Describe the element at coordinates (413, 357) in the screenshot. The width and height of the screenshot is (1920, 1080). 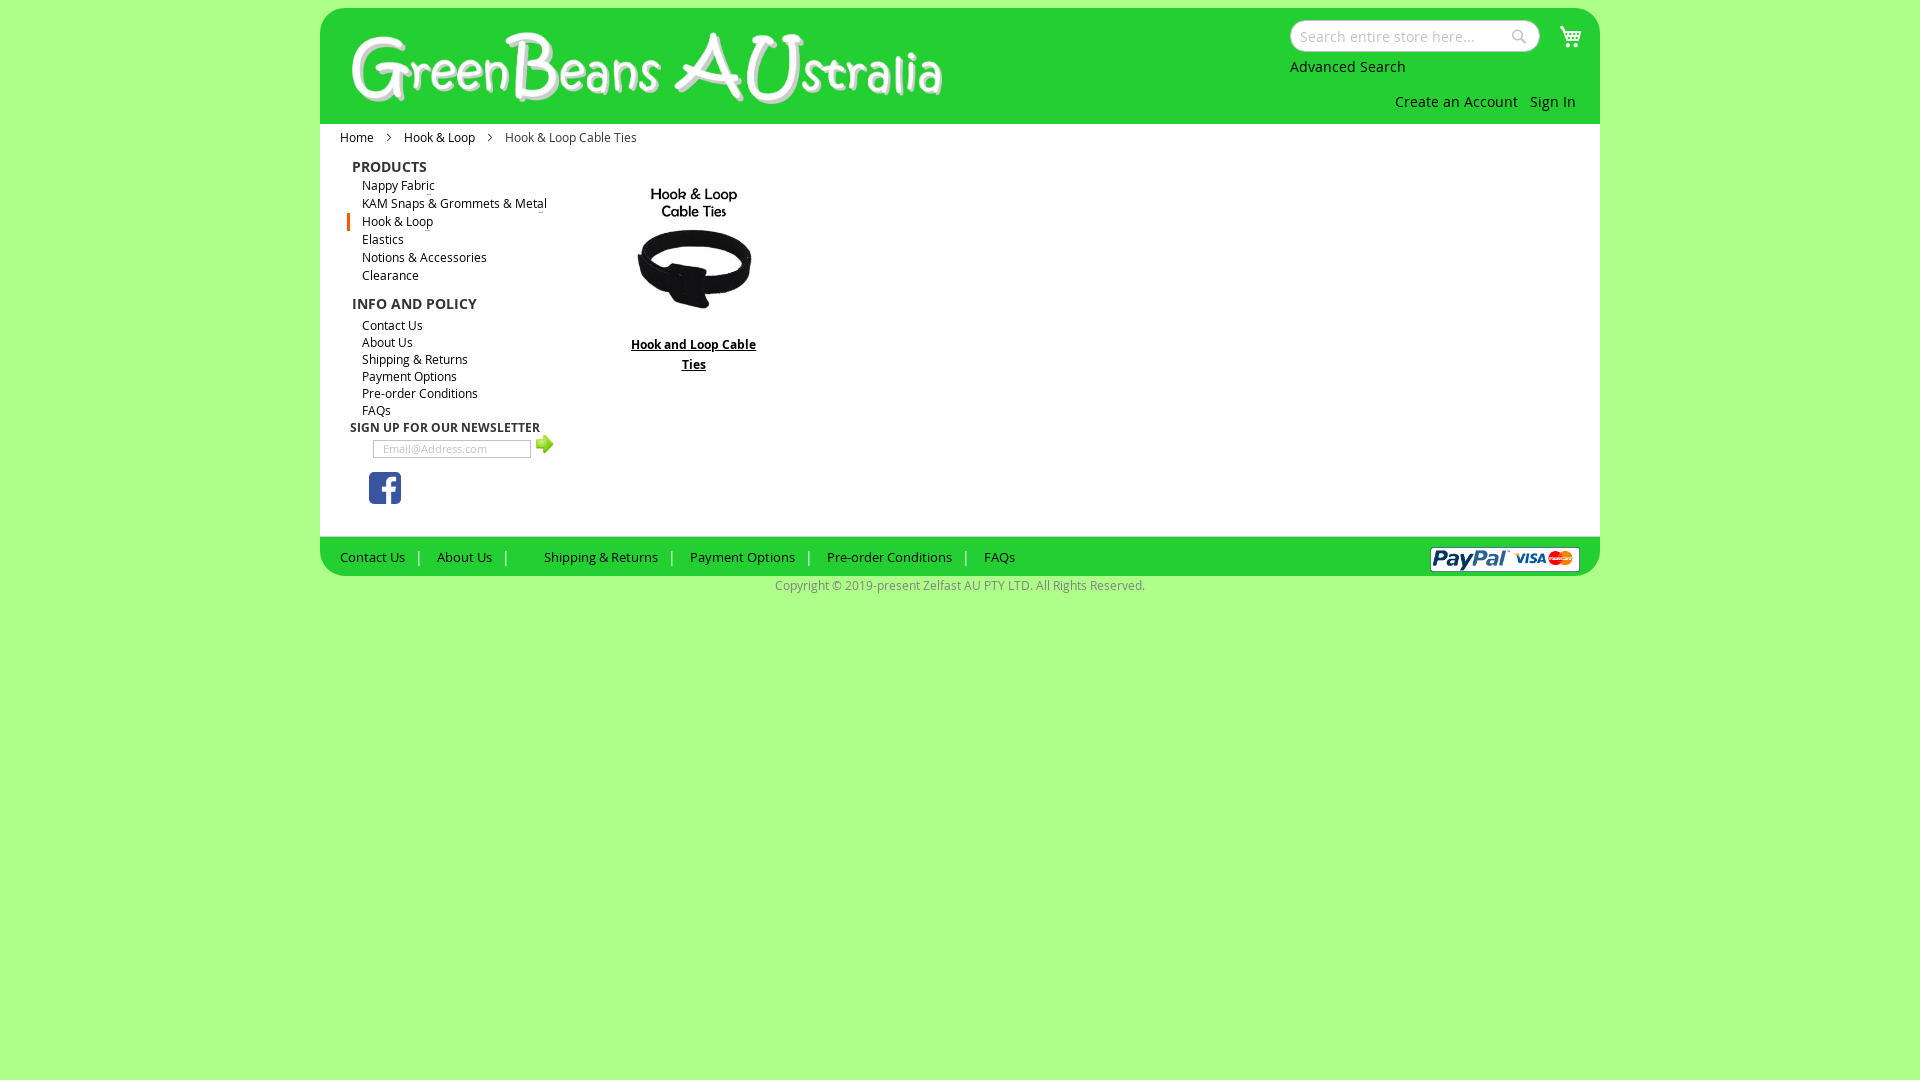
I see `'Shipping & Returns'` at that location.